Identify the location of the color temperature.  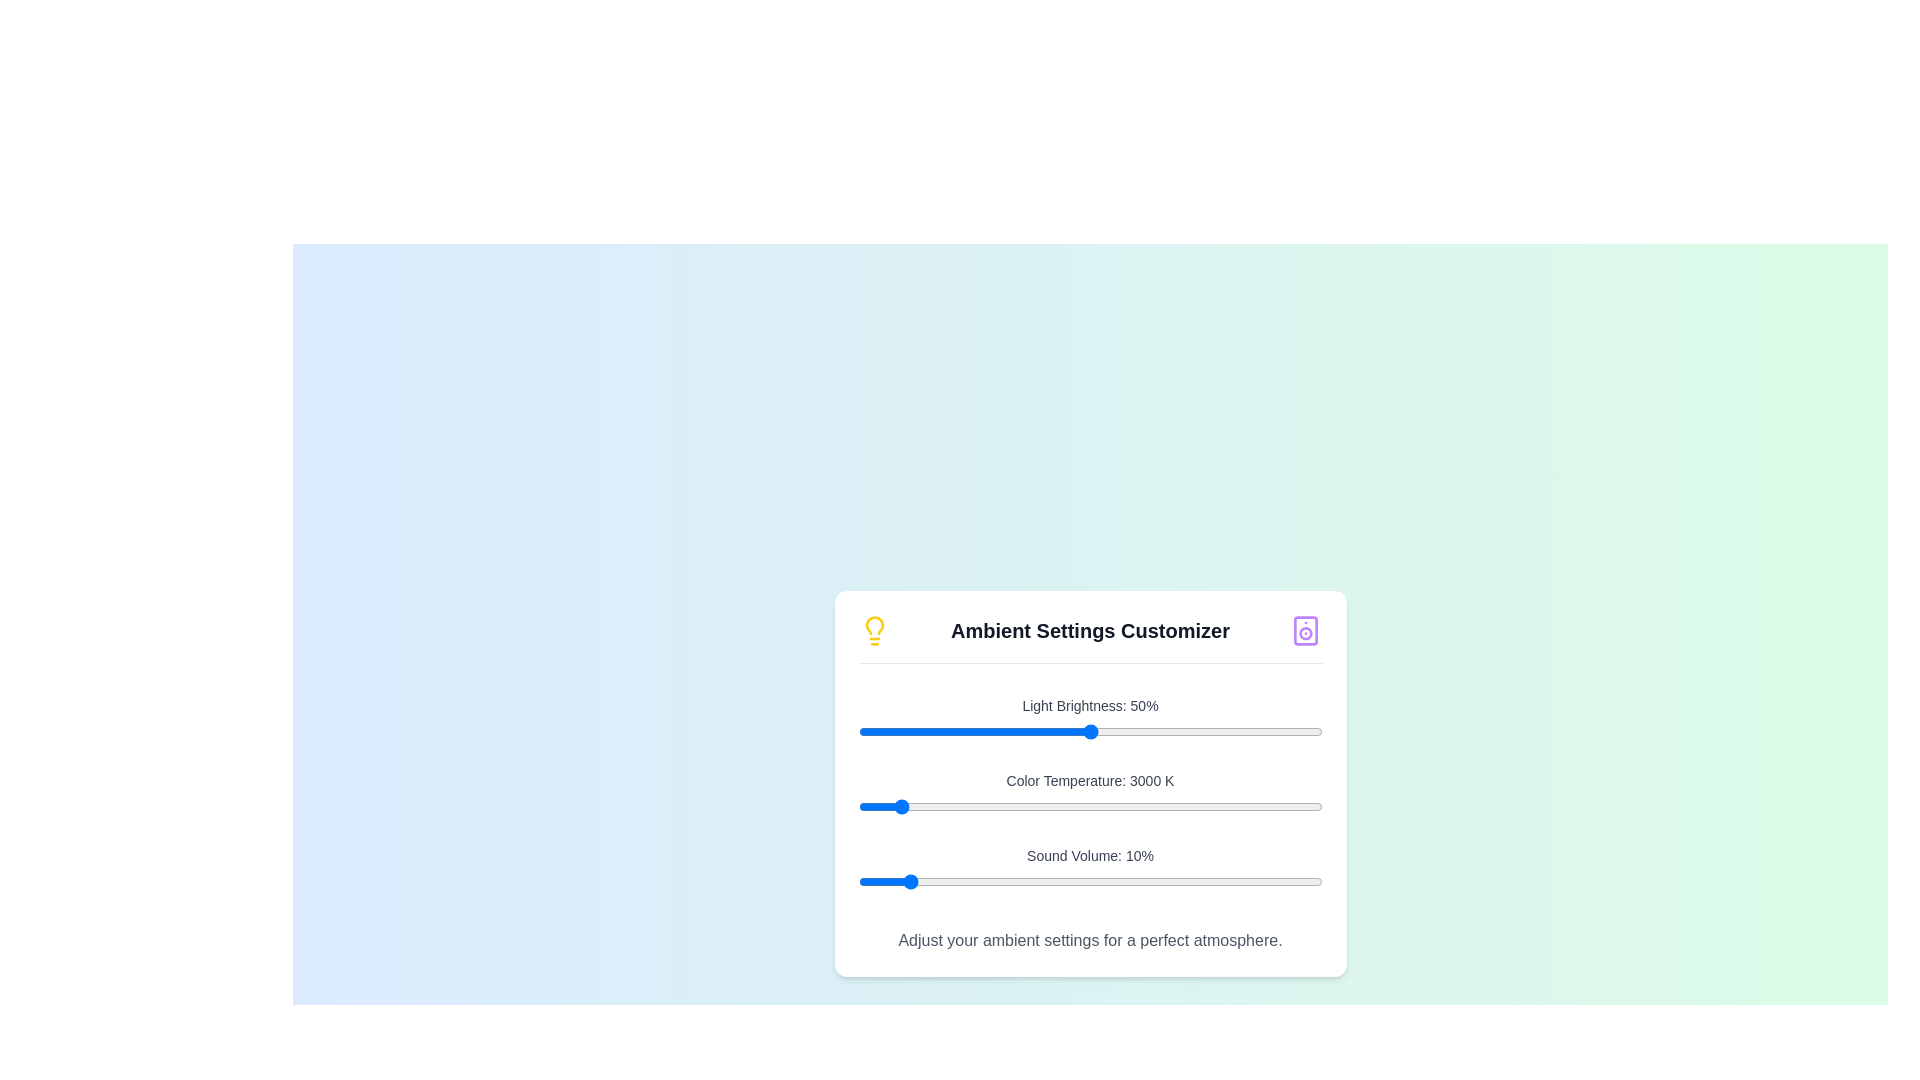
(1123, 805).